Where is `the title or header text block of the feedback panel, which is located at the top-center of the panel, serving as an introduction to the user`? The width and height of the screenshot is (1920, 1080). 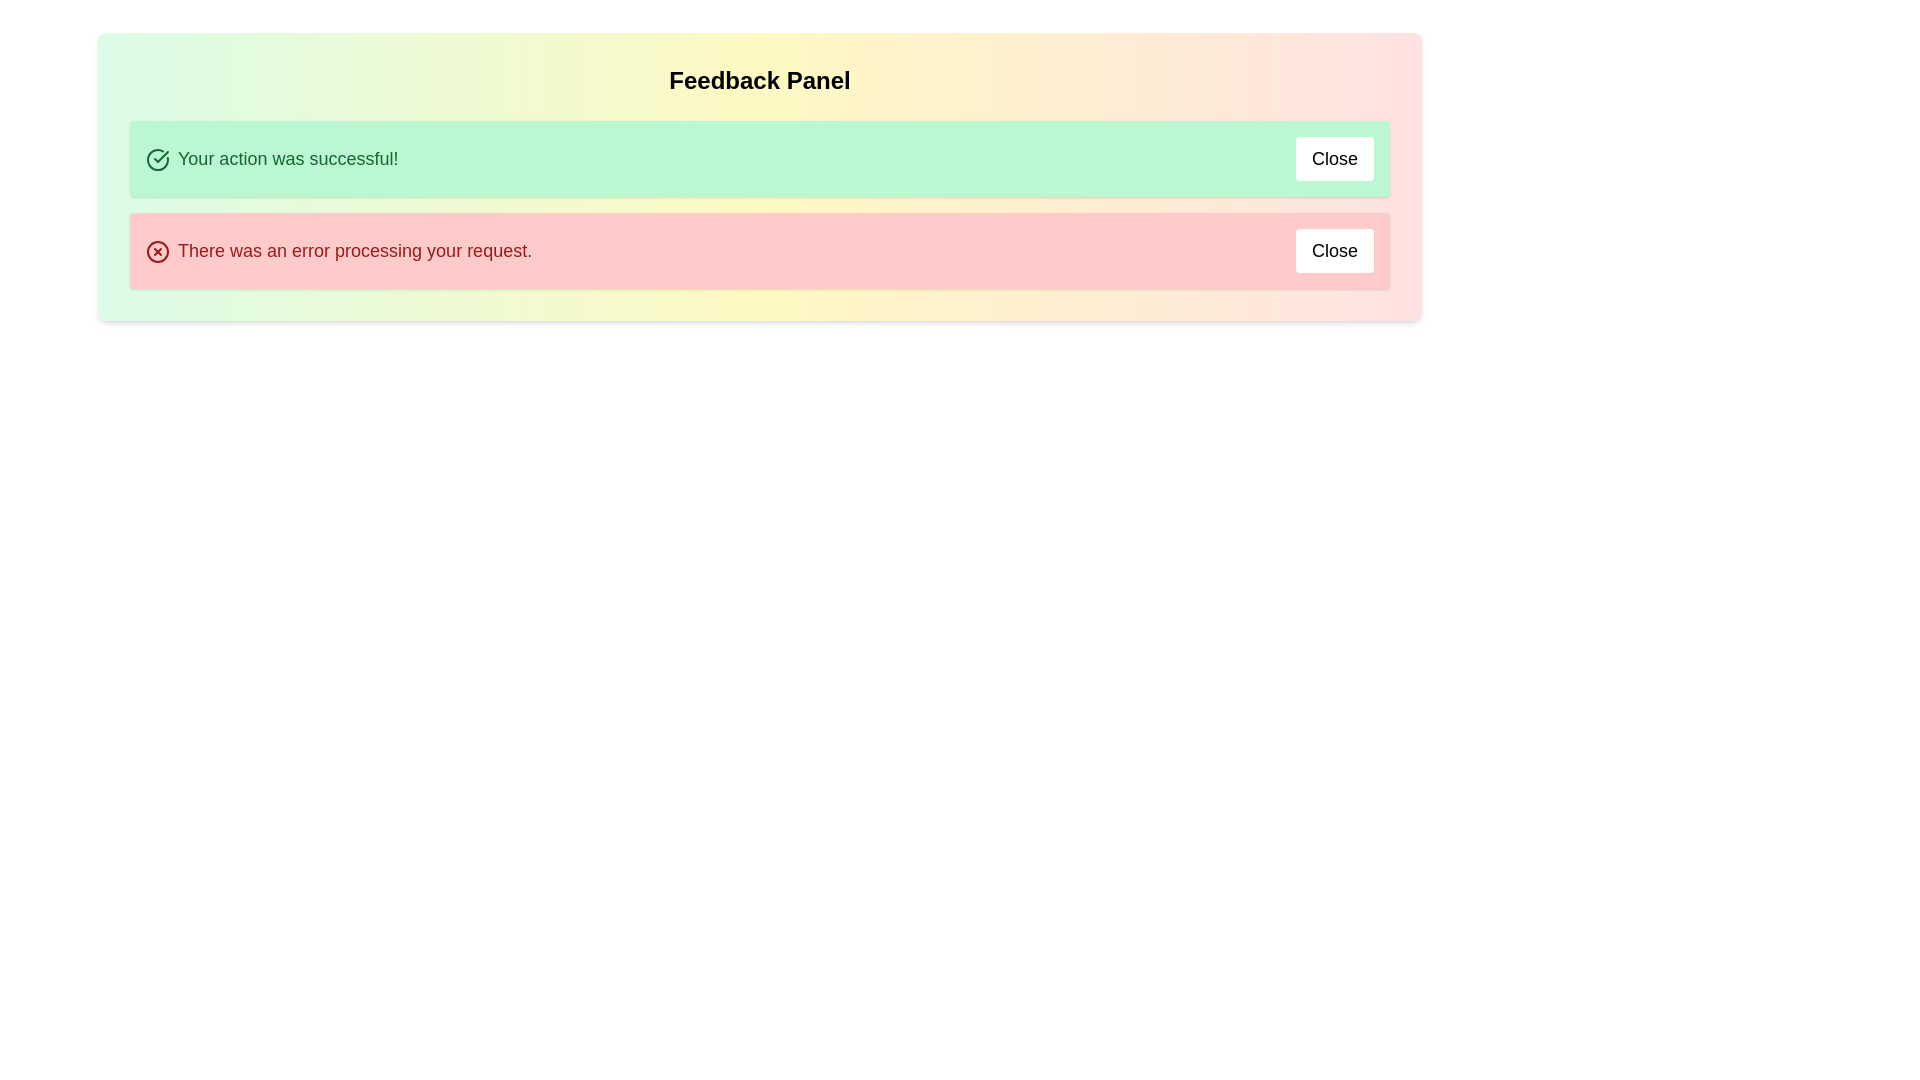 the title or header text block of the feedback panel, which is located at the top-center of the panel, serving as an introduction to the user is located at coordinates (758, 80).